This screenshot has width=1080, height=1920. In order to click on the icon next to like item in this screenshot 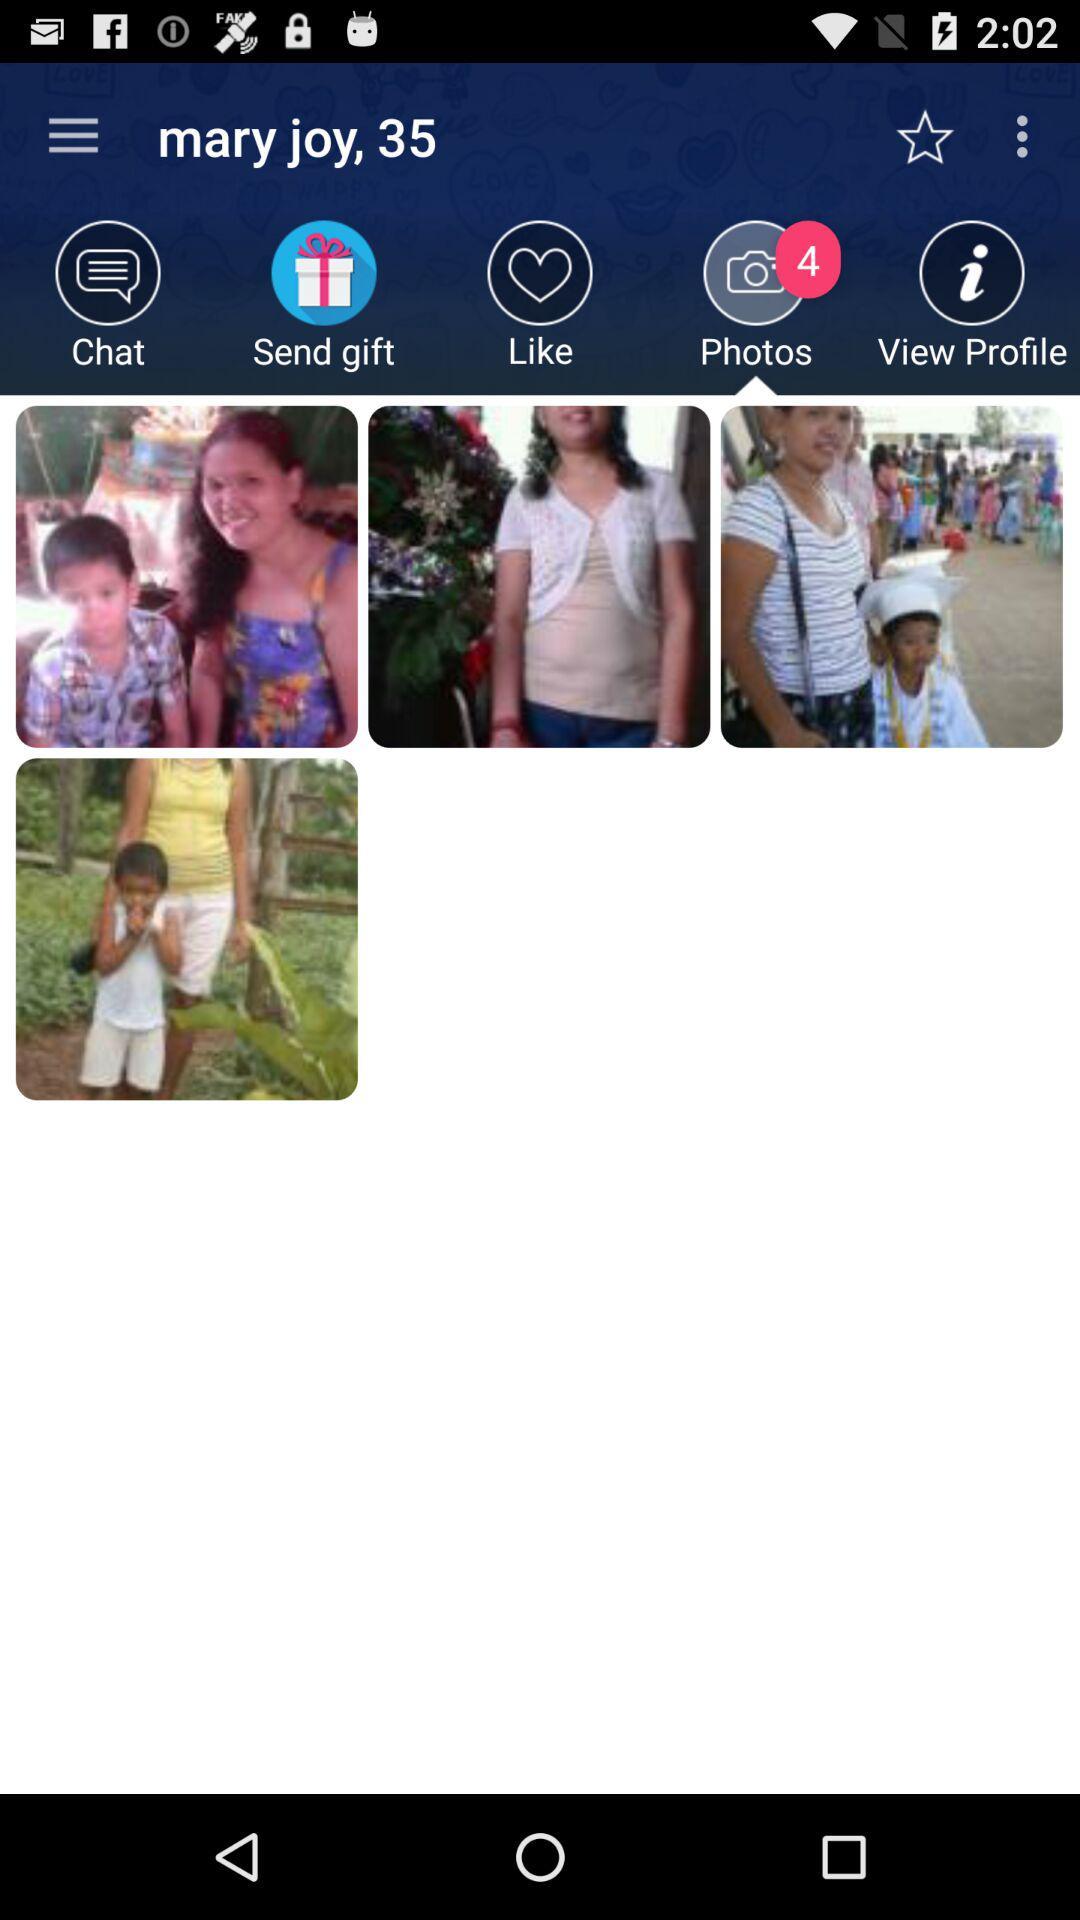, I will do `click(756, 306)`.